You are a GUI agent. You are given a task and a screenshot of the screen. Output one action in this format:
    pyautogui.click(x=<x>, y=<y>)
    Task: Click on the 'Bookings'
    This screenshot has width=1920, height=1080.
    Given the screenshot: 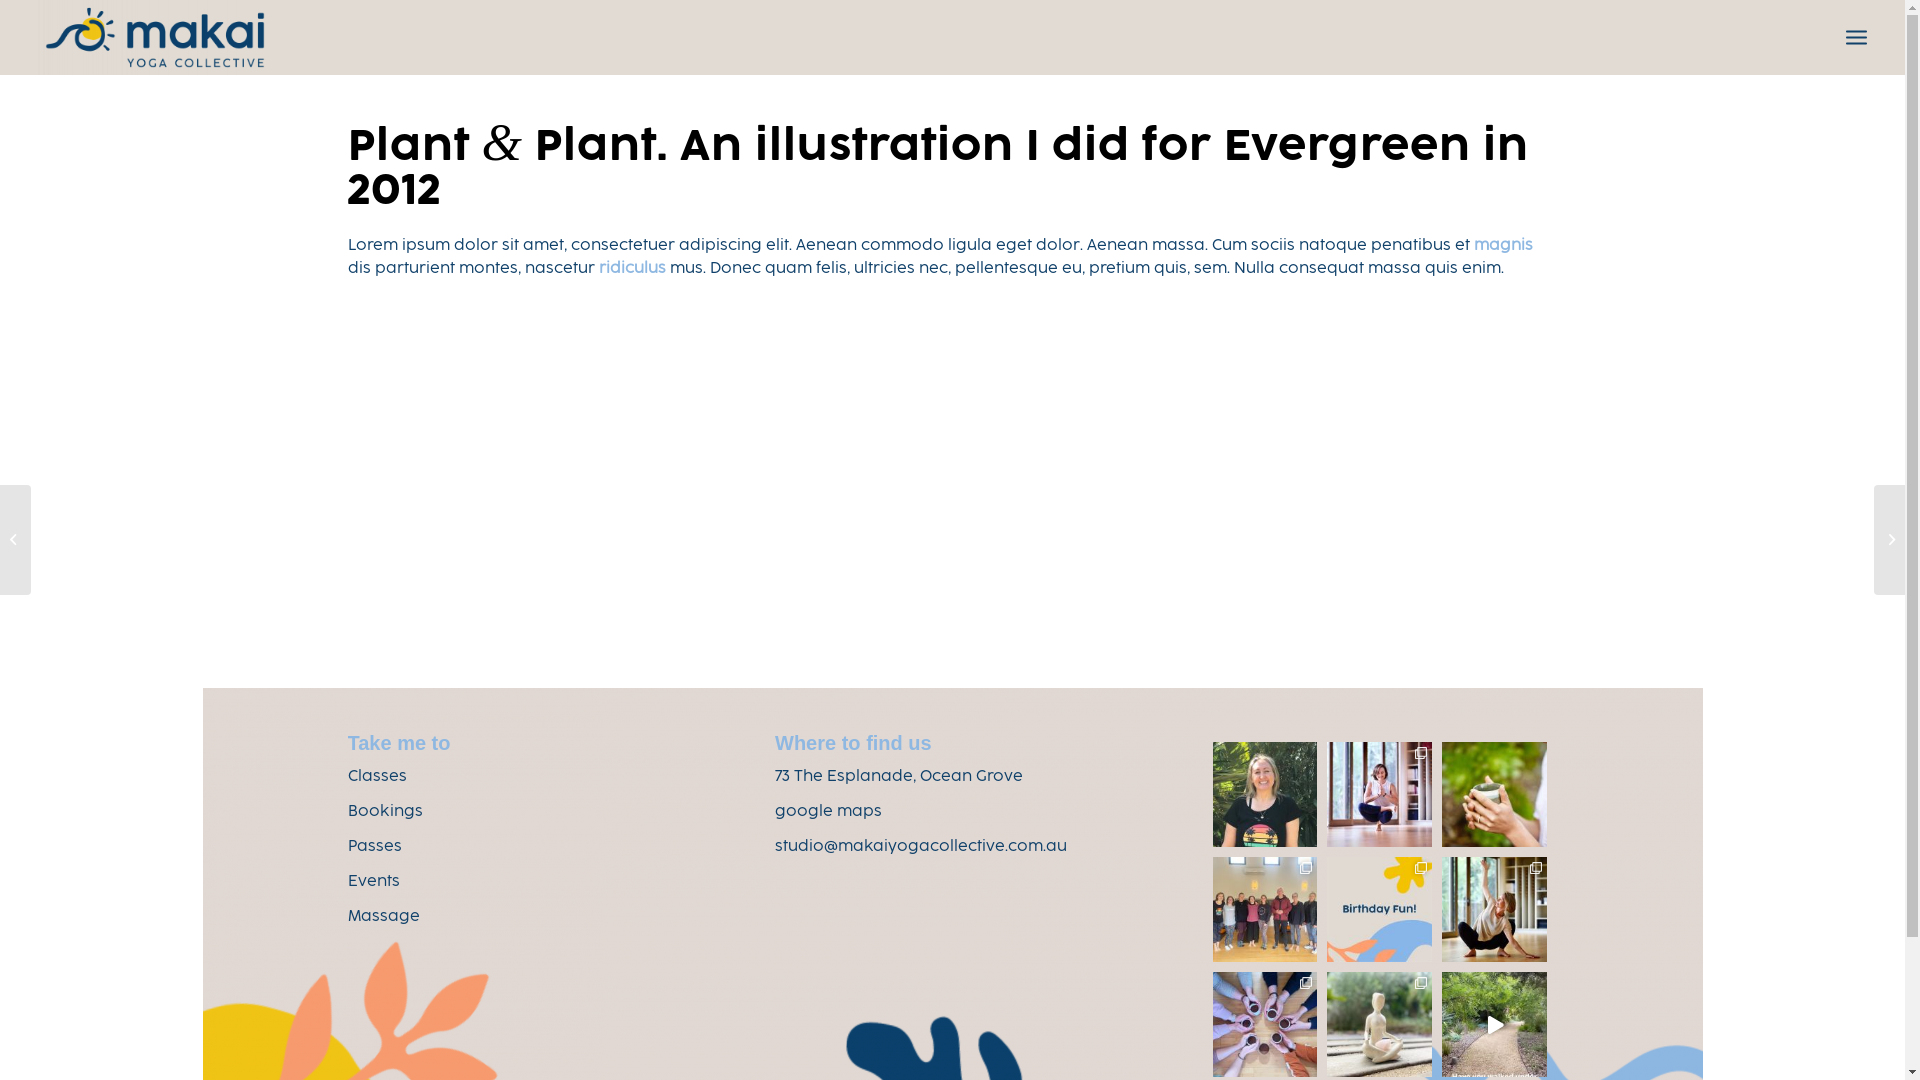 What is the action you would take?
    pyautogui.click(x=385, y=812)
    